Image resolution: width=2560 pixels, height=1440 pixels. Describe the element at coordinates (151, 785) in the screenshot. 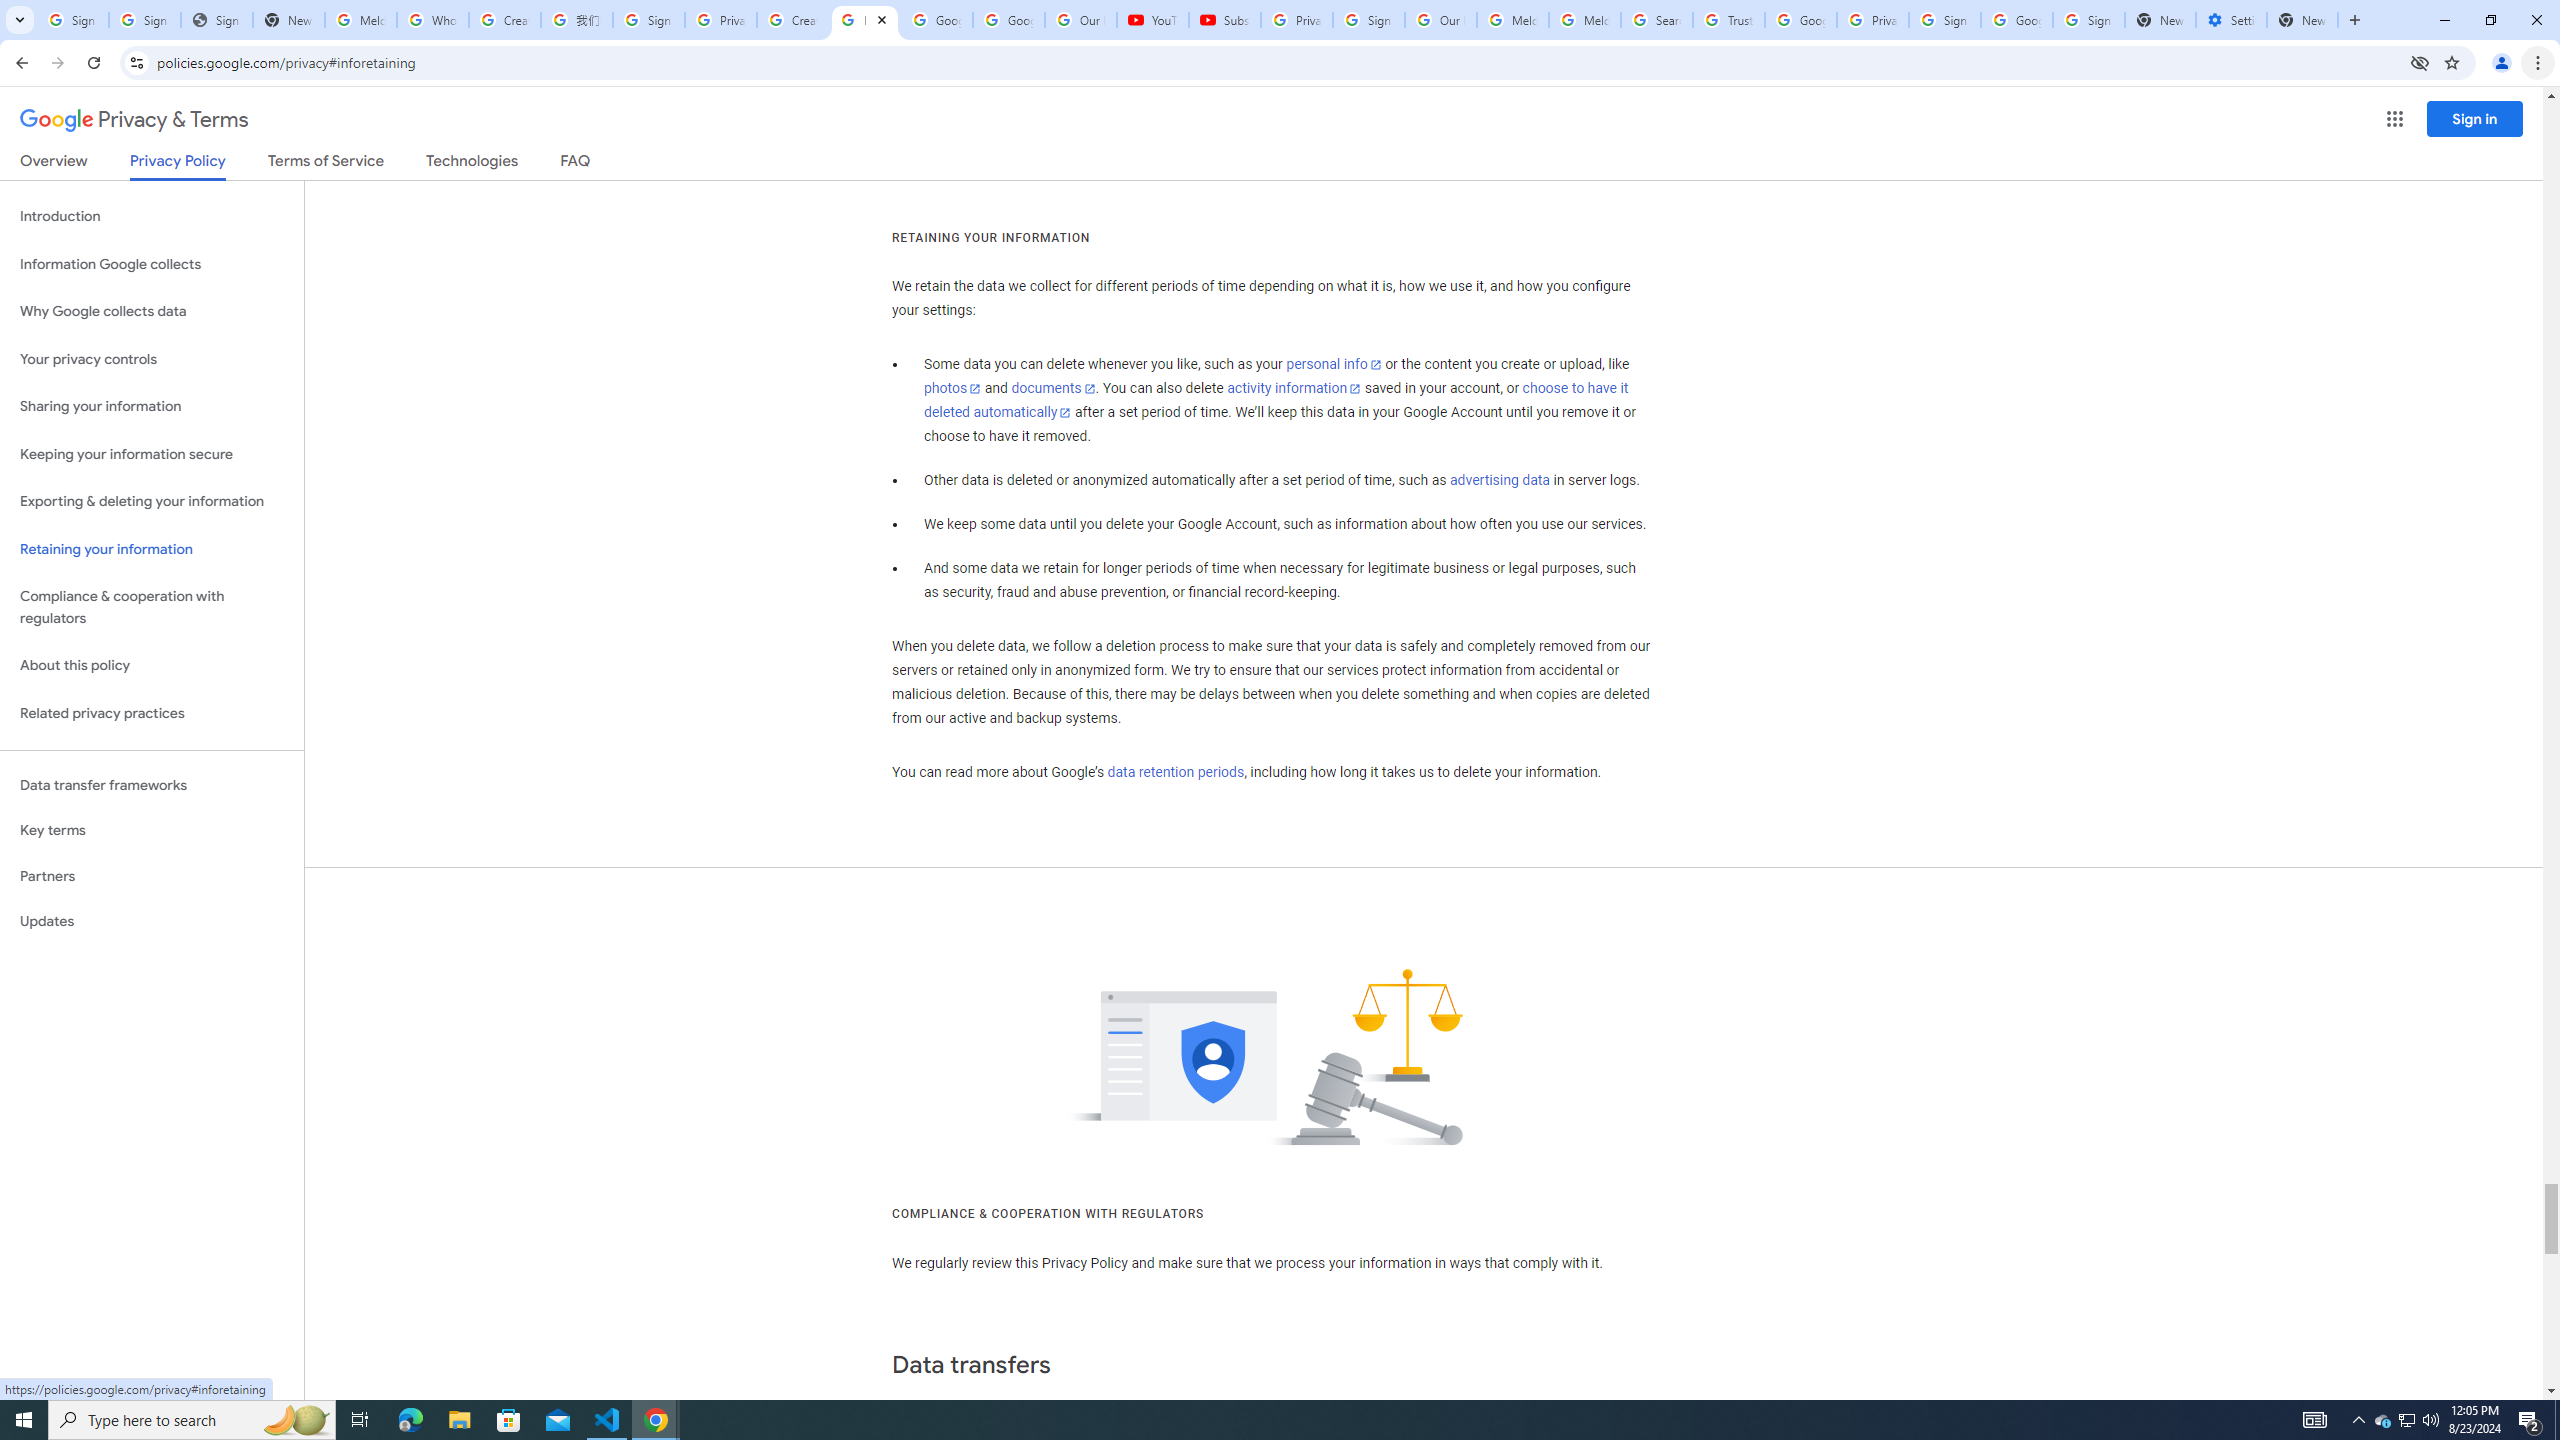

I see `'Data transfer frameworks'` at that location.